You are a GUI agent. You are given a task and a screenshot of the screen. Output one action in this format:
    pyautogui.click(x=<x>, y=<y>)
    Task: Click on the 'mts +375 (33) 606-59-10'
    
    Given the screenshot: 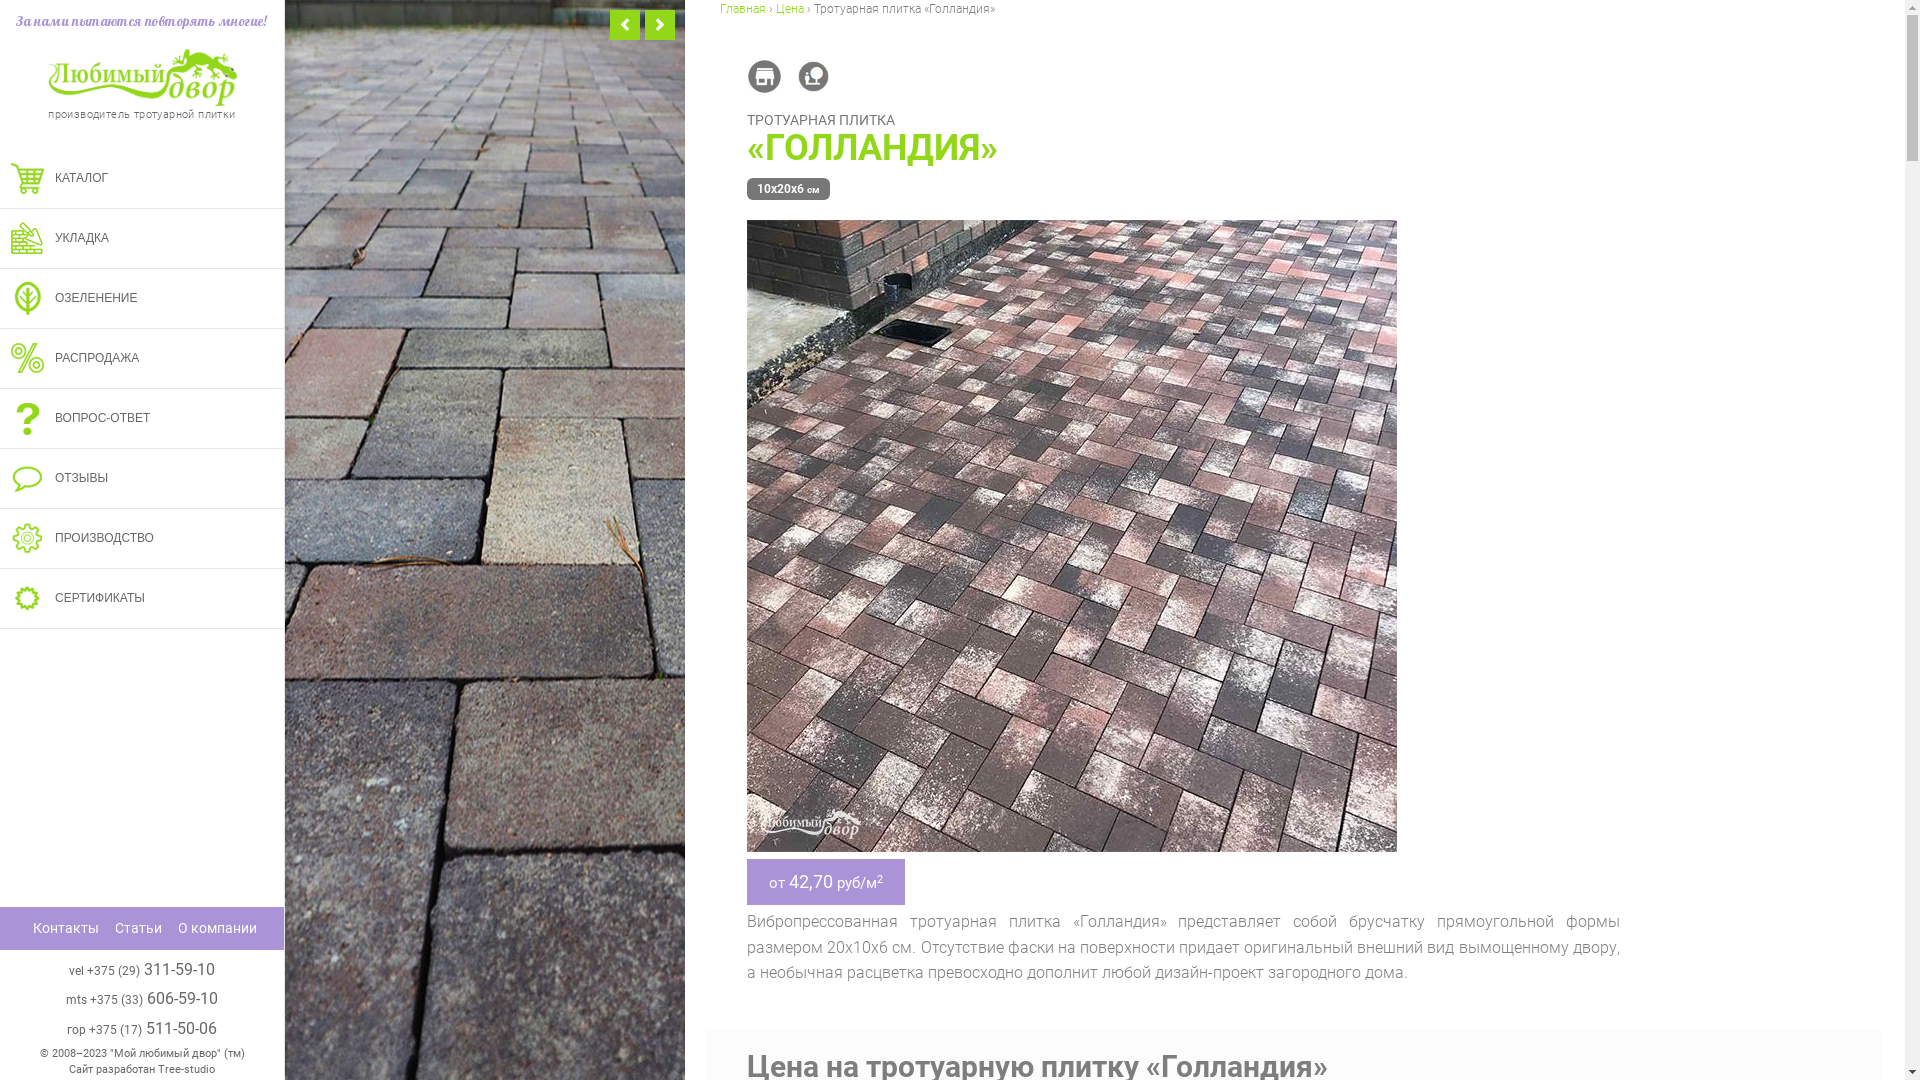 What is the action you would take?
    pyautogui.click(x=66, y=998)
    